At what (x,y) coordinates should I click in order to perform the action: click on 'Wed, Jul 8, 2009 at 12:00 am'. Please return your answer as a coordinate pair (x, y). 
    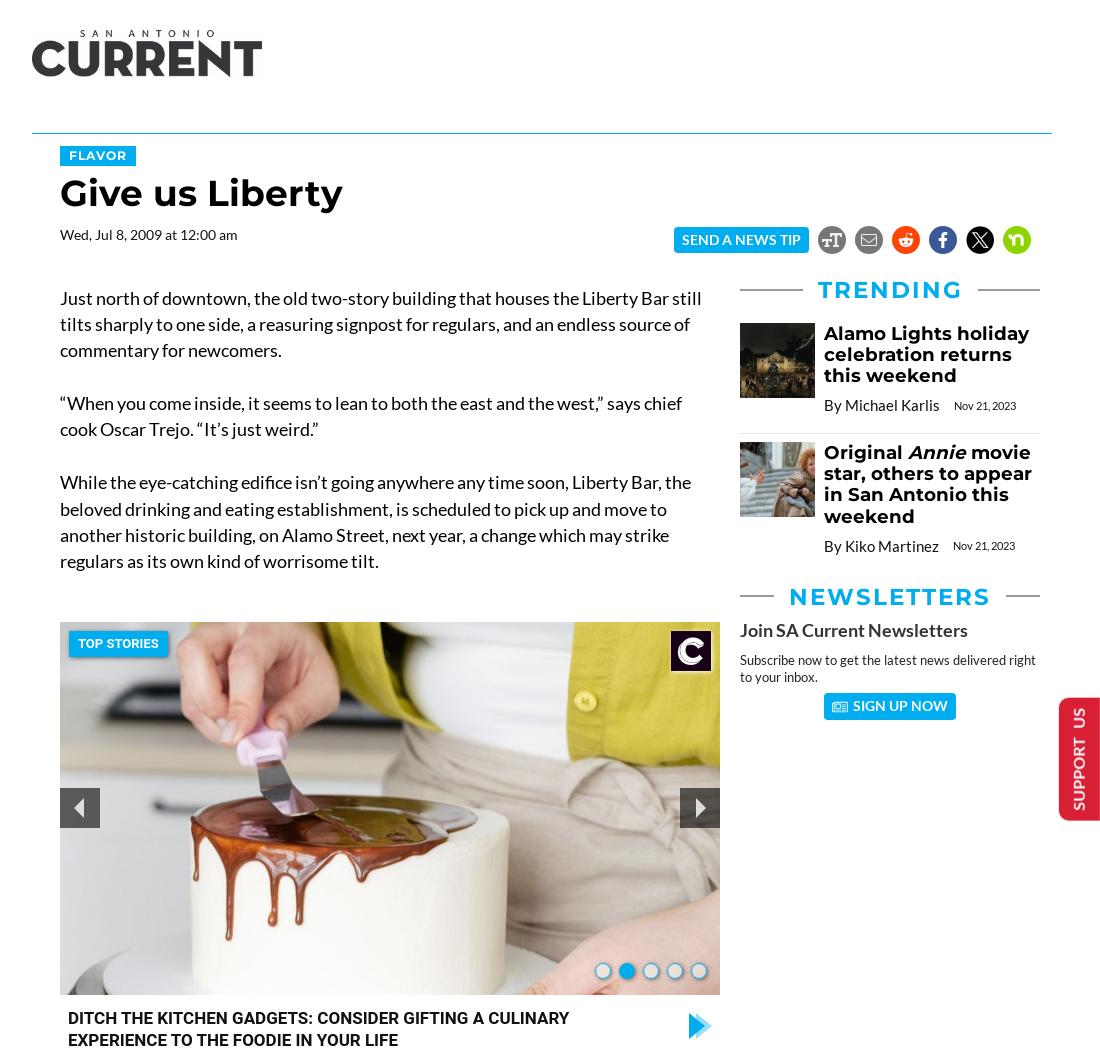
    Looking at the image, I should click on (148, 234).